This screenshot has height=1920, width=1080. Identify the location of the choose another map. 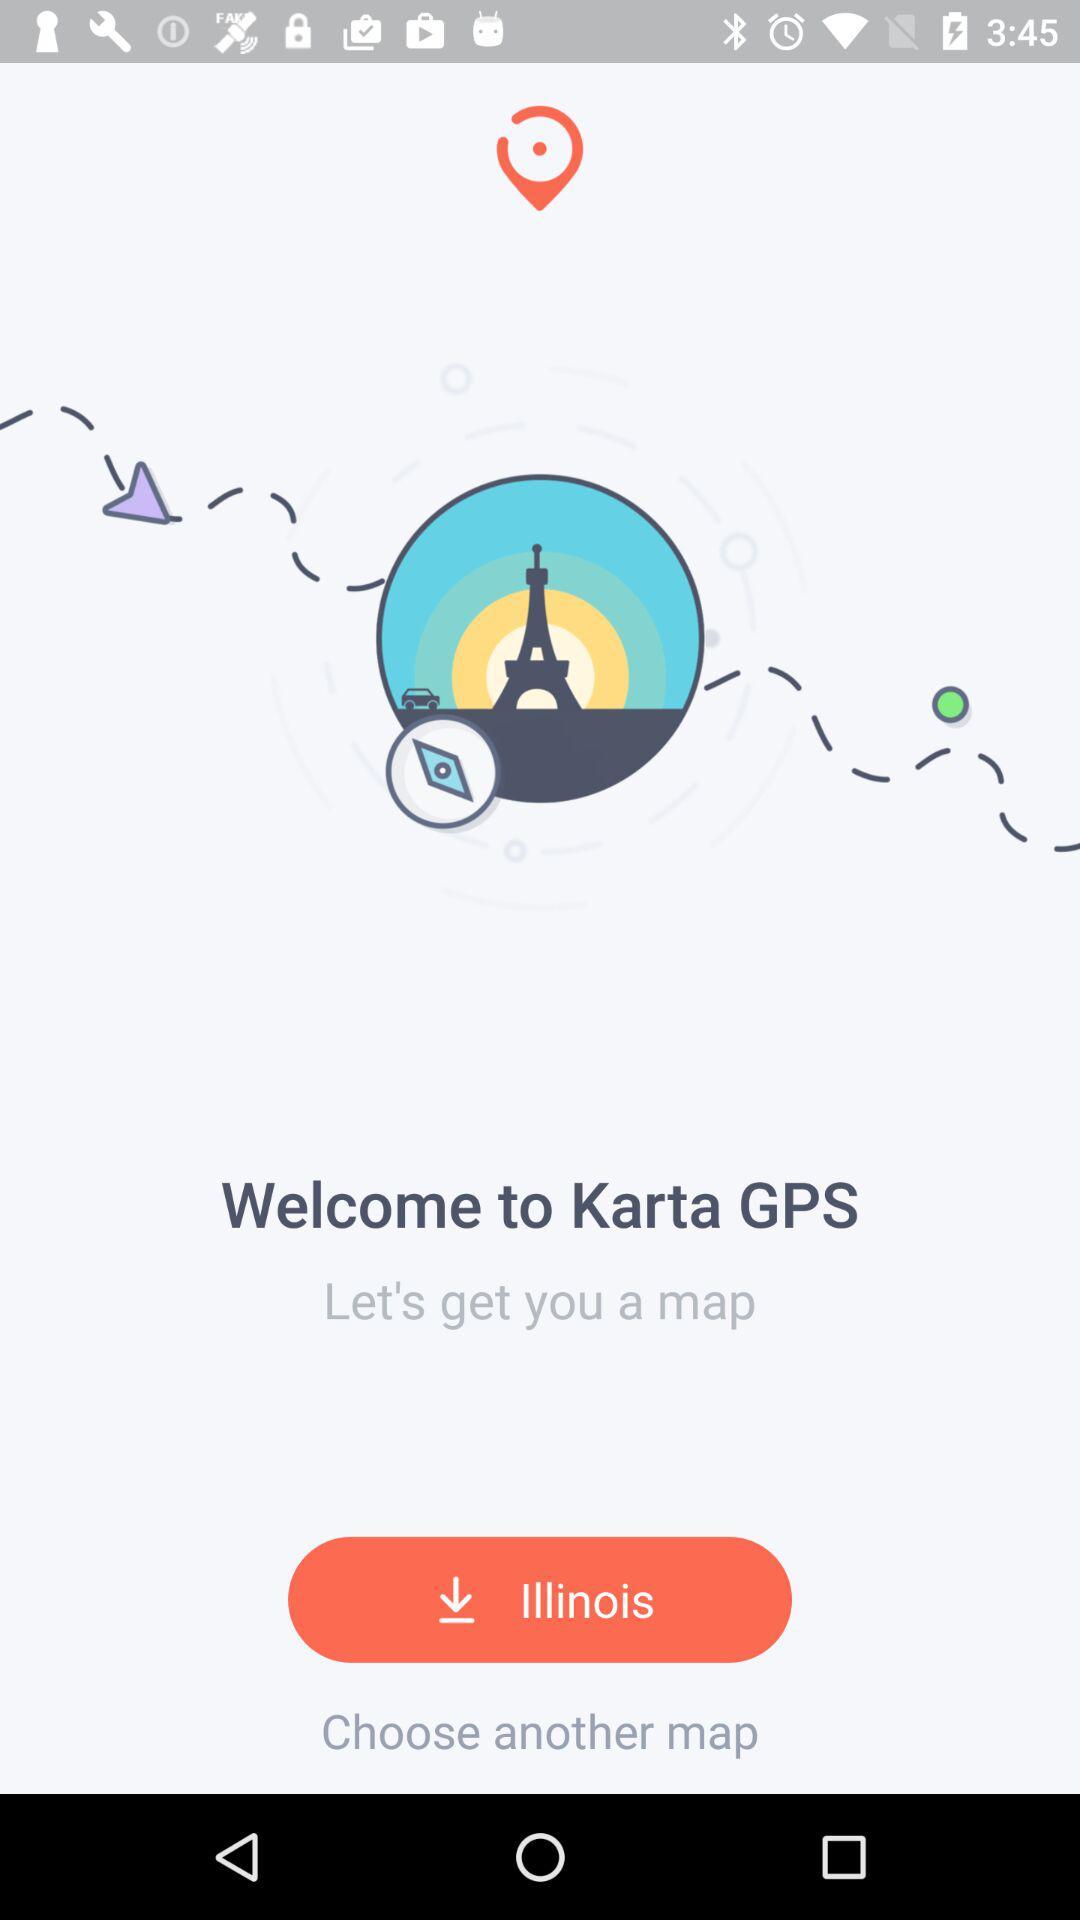
(540, 1730).